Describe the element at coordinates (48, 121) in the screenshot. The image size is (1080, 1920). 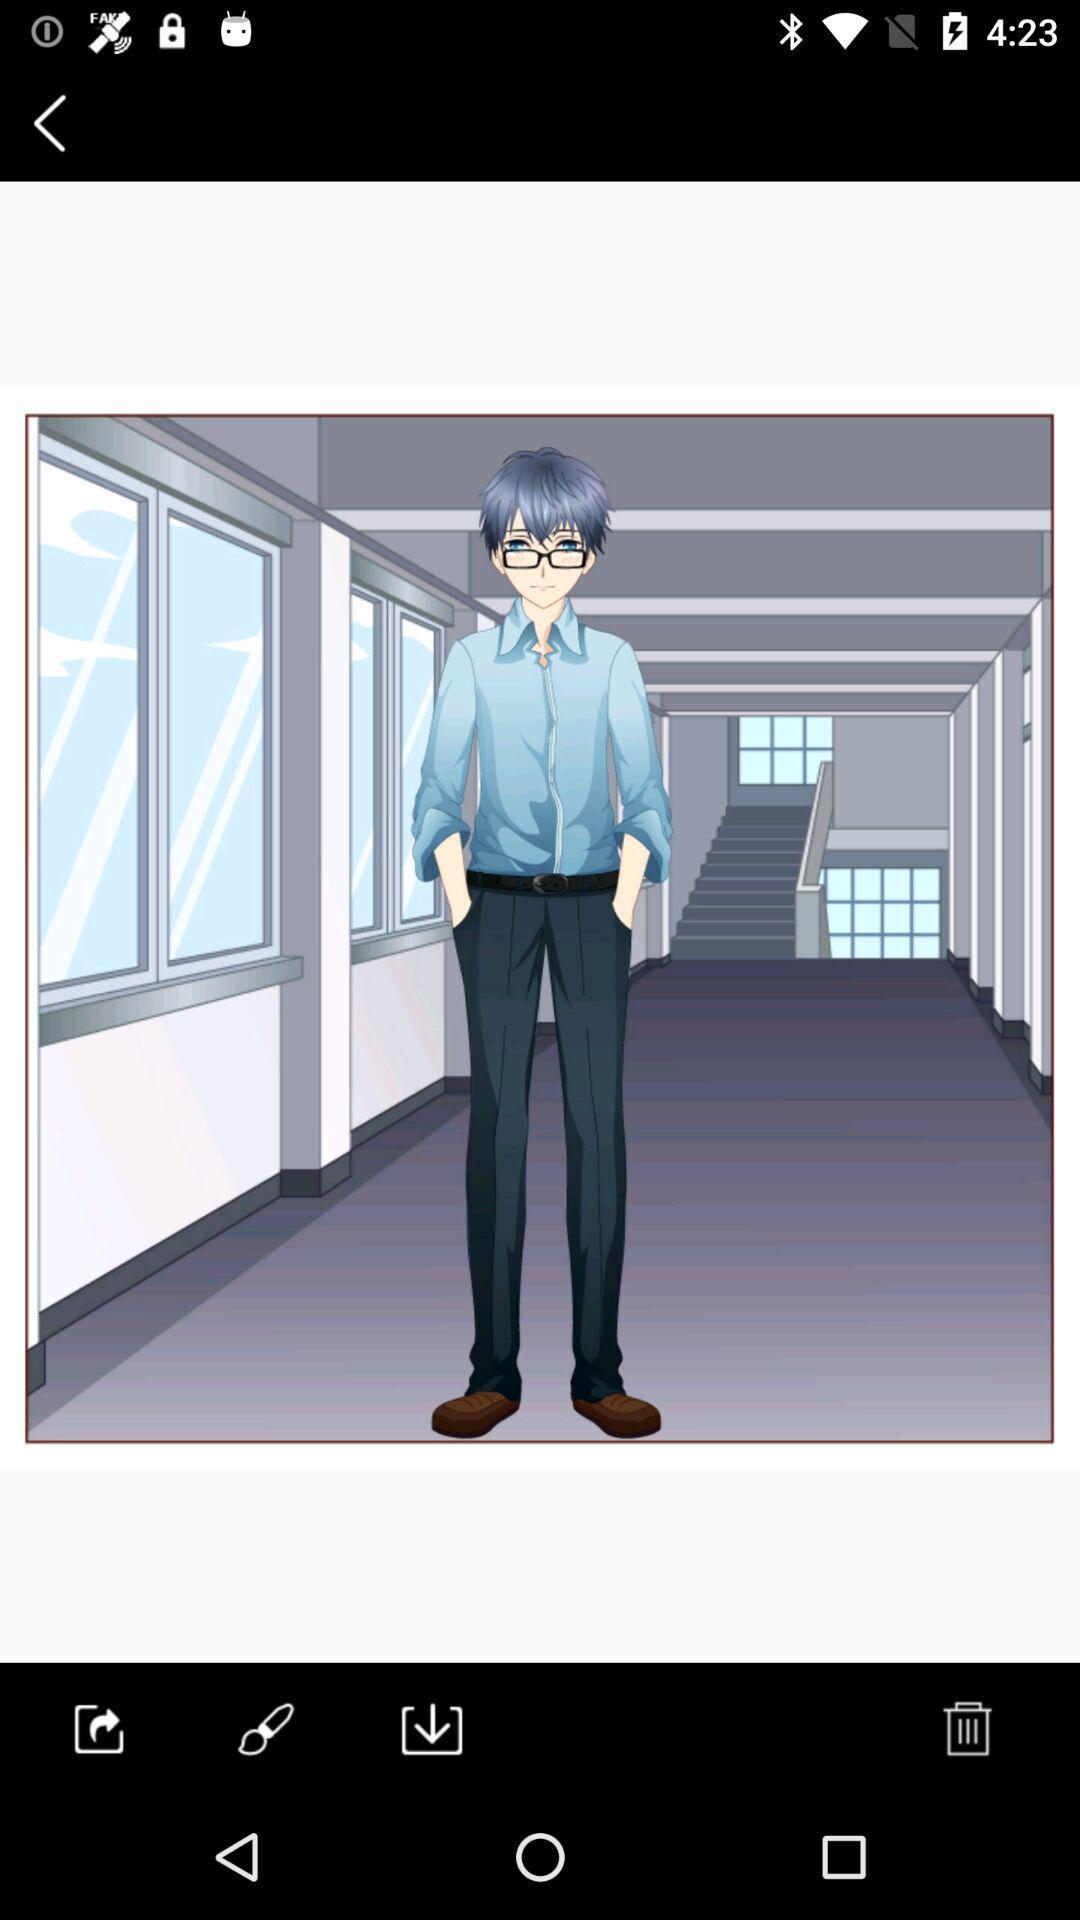
I see `the item at the top left corner` at that location.